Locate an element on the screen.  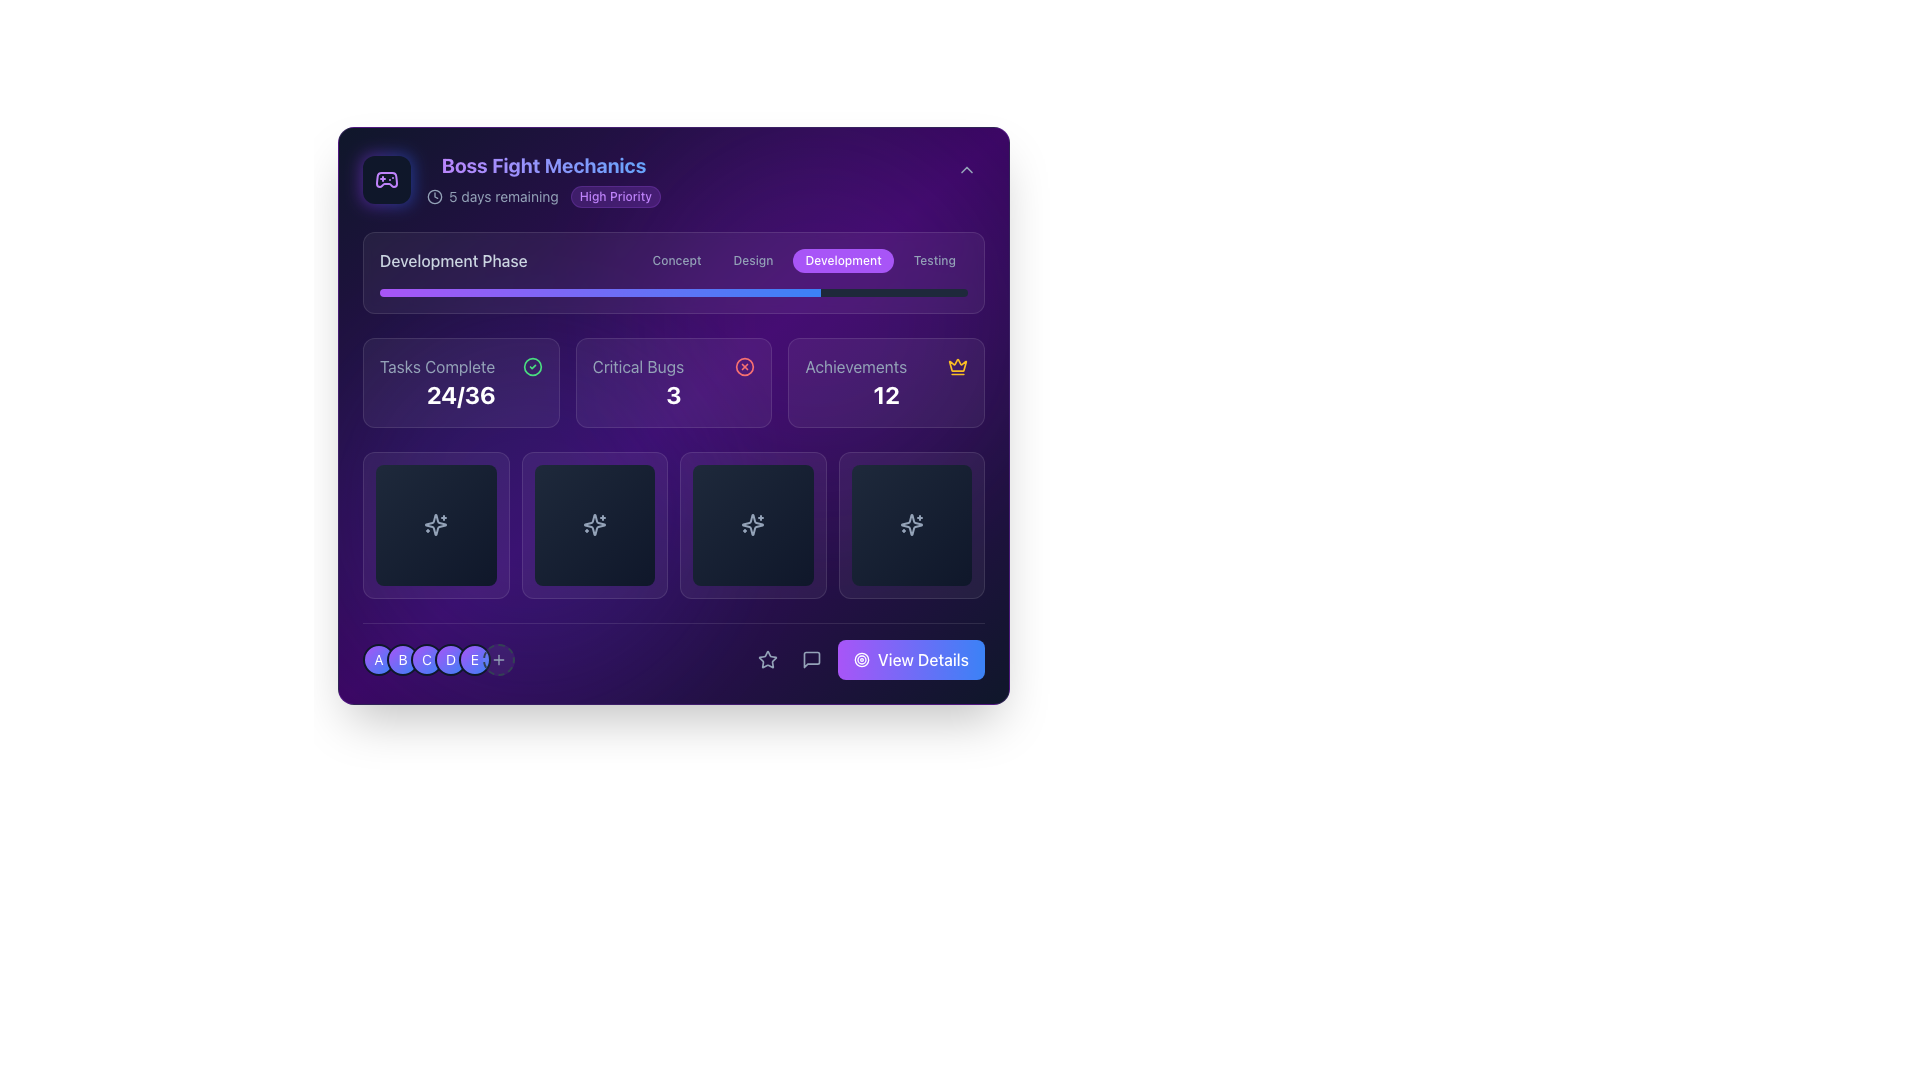
text from the 'Tasks Complete' label that is accompanied by a green circle checkmark icon, located in the top-left quadrant of the dashboard interface is located at coordinates (460, 366).